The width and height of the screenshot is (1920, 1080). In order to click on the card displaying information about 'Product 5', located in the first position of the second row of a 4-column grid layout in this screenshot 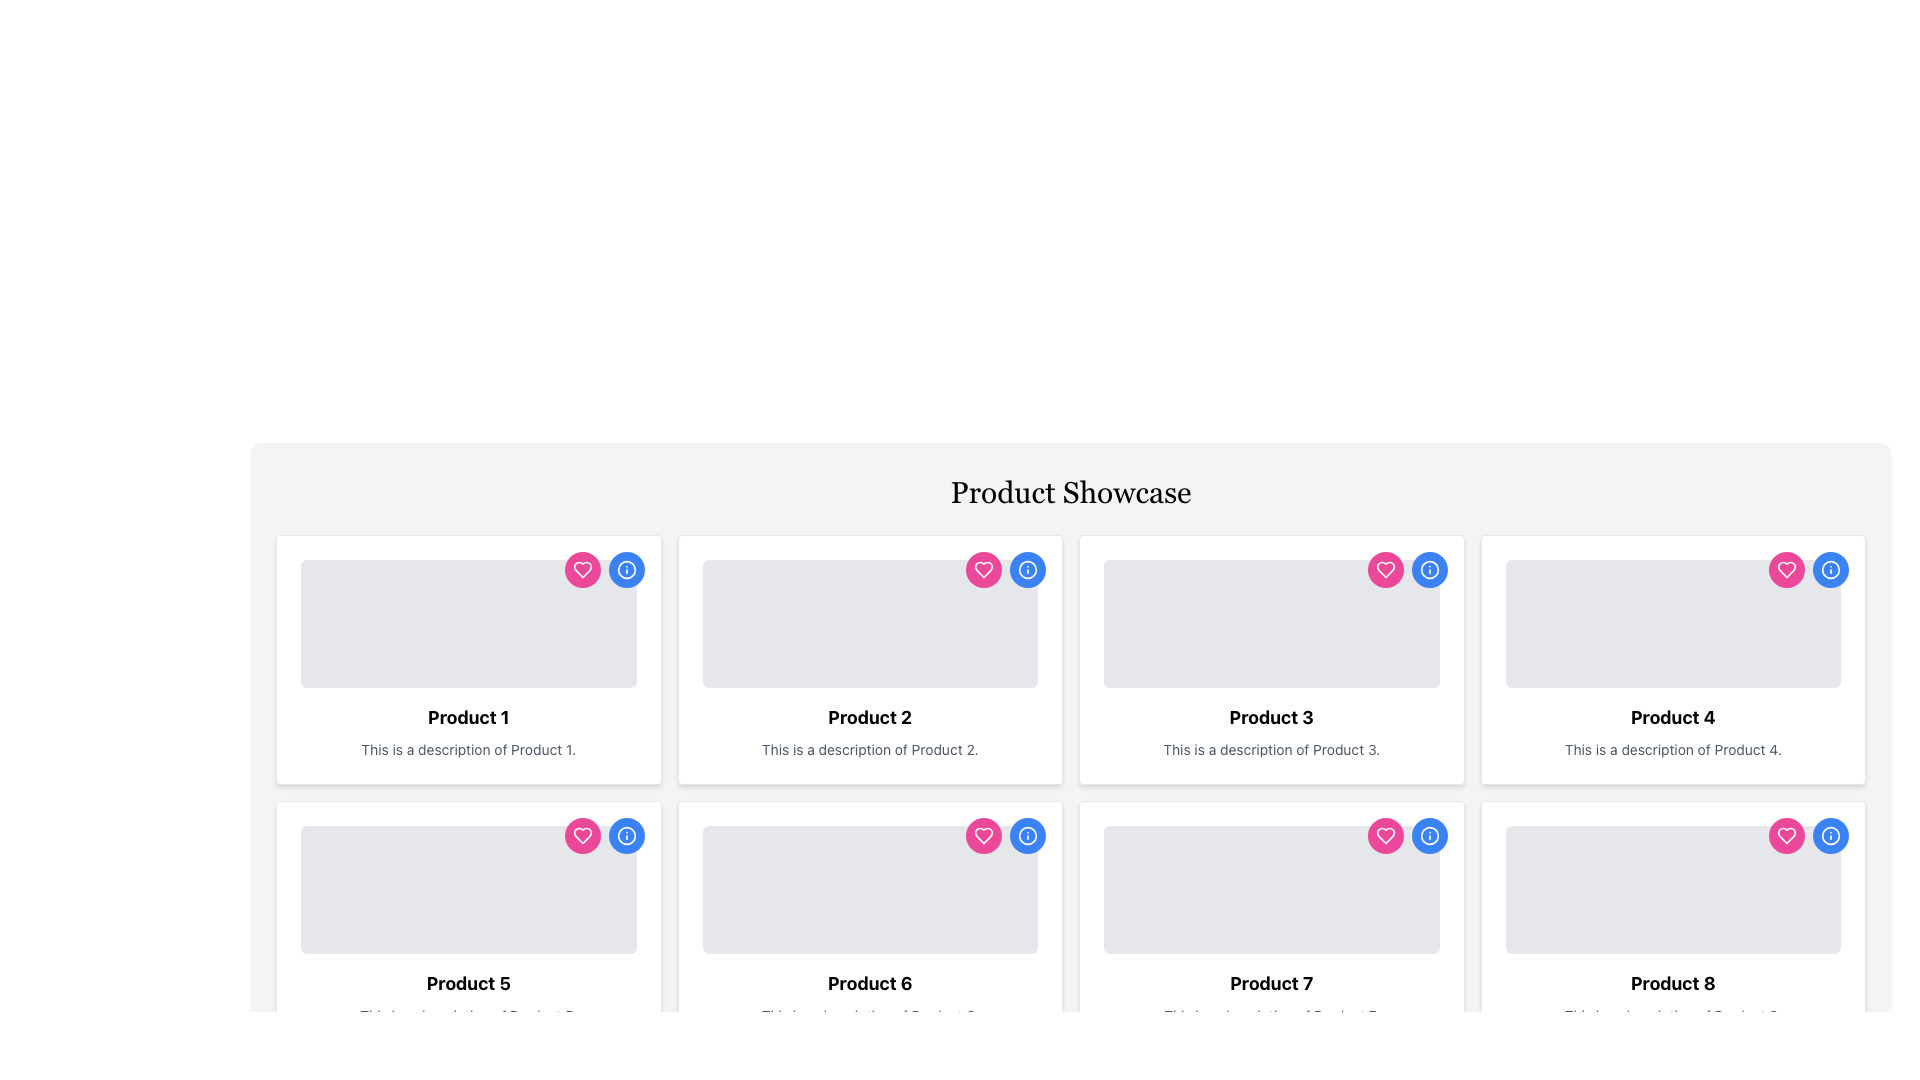, I will do `click(467, 925)`.